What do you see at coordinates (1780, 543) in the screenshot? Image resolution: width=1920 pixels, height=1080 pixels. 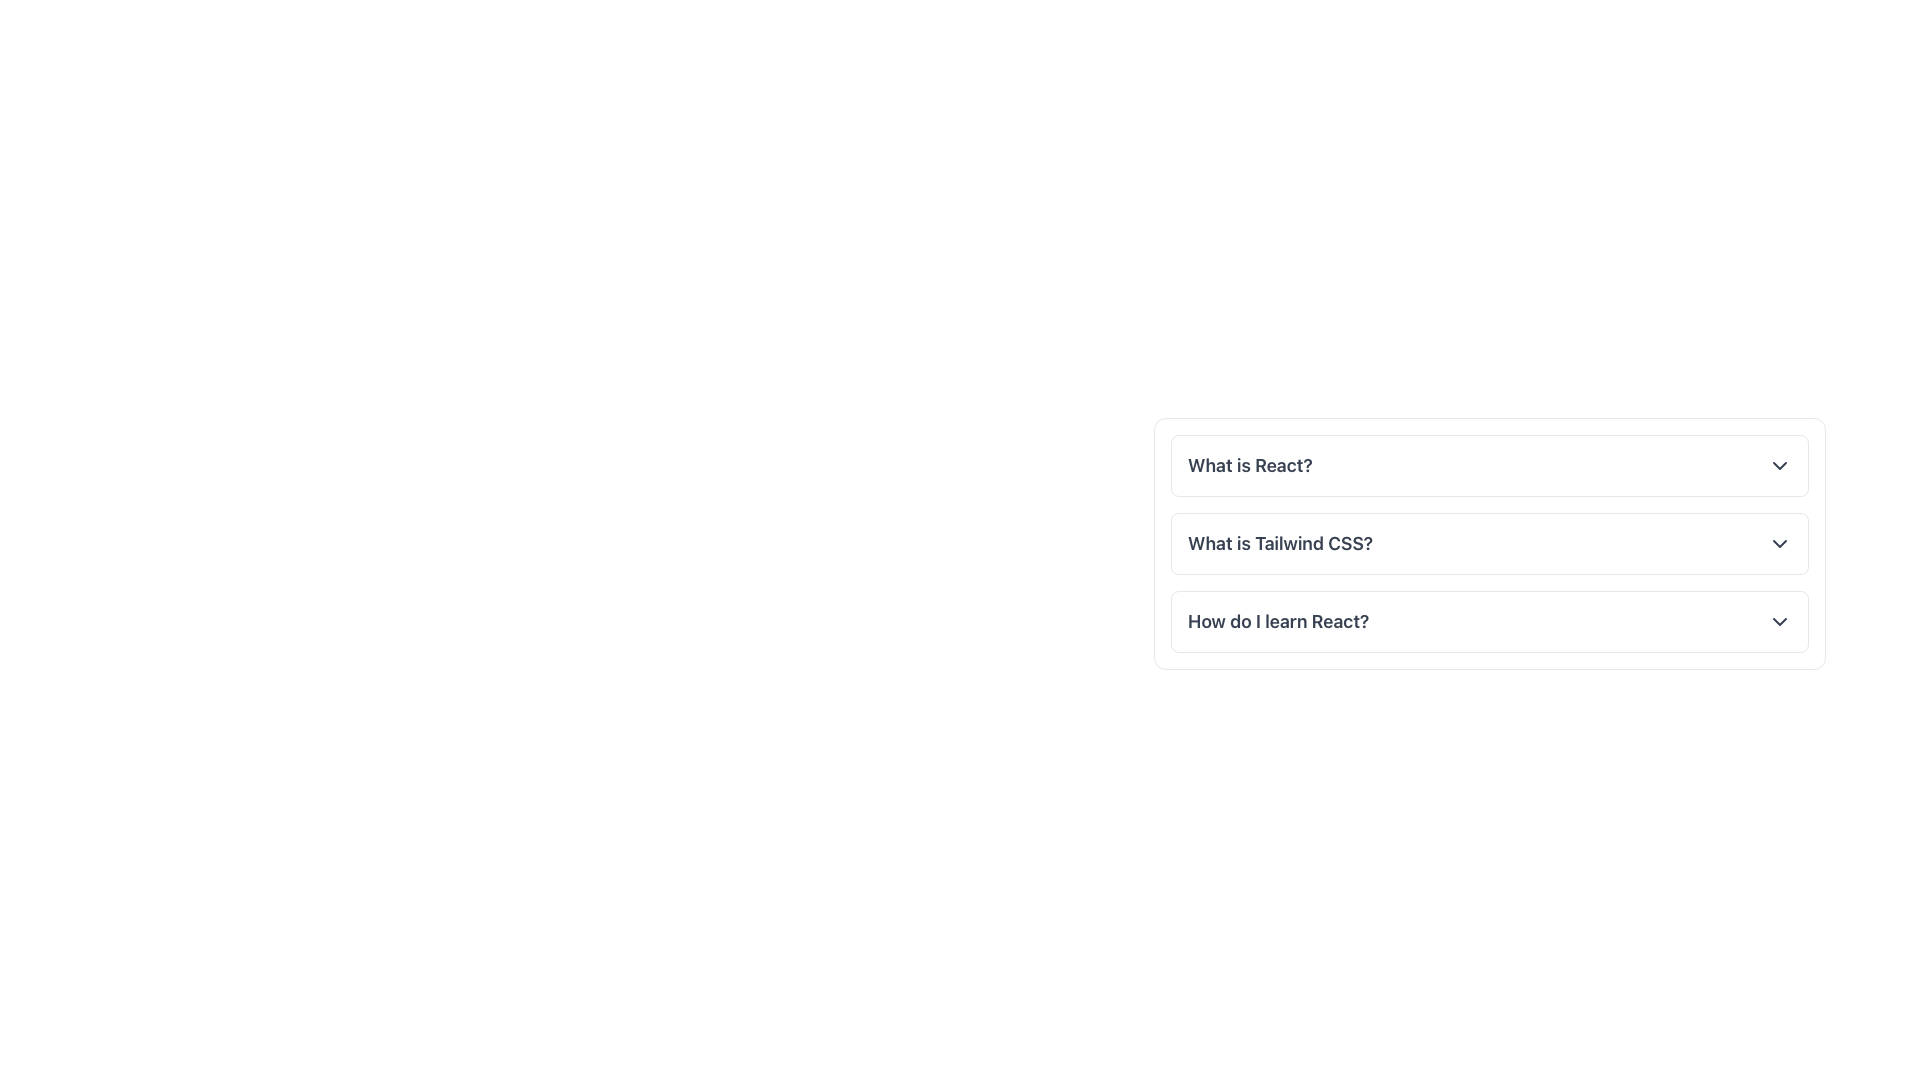 I see `the downward-pointing chevron icon located at the far-right section of the list item labeled 'What is Tailwind CSS?'` at bounding box center [1780, 543].